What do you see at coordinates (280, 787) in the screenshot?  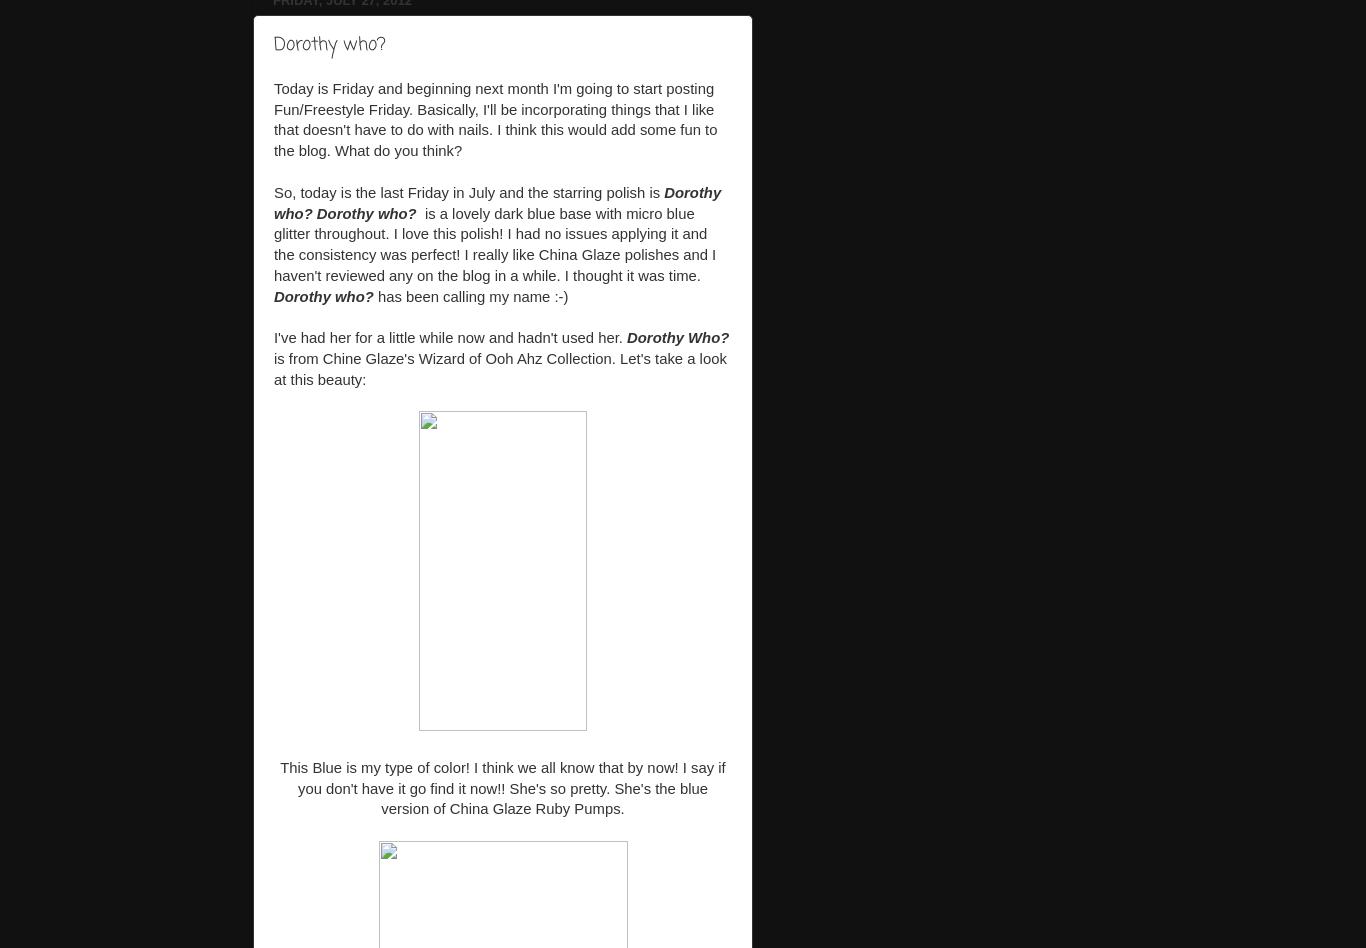 I see `'This Blue is my type of color! I think we all know that by now! I say if you don't have it go find it now!! She's so pretty. She's the blue version of China Glaze Ruby Pumps.'` at bounding box center [280, 787].